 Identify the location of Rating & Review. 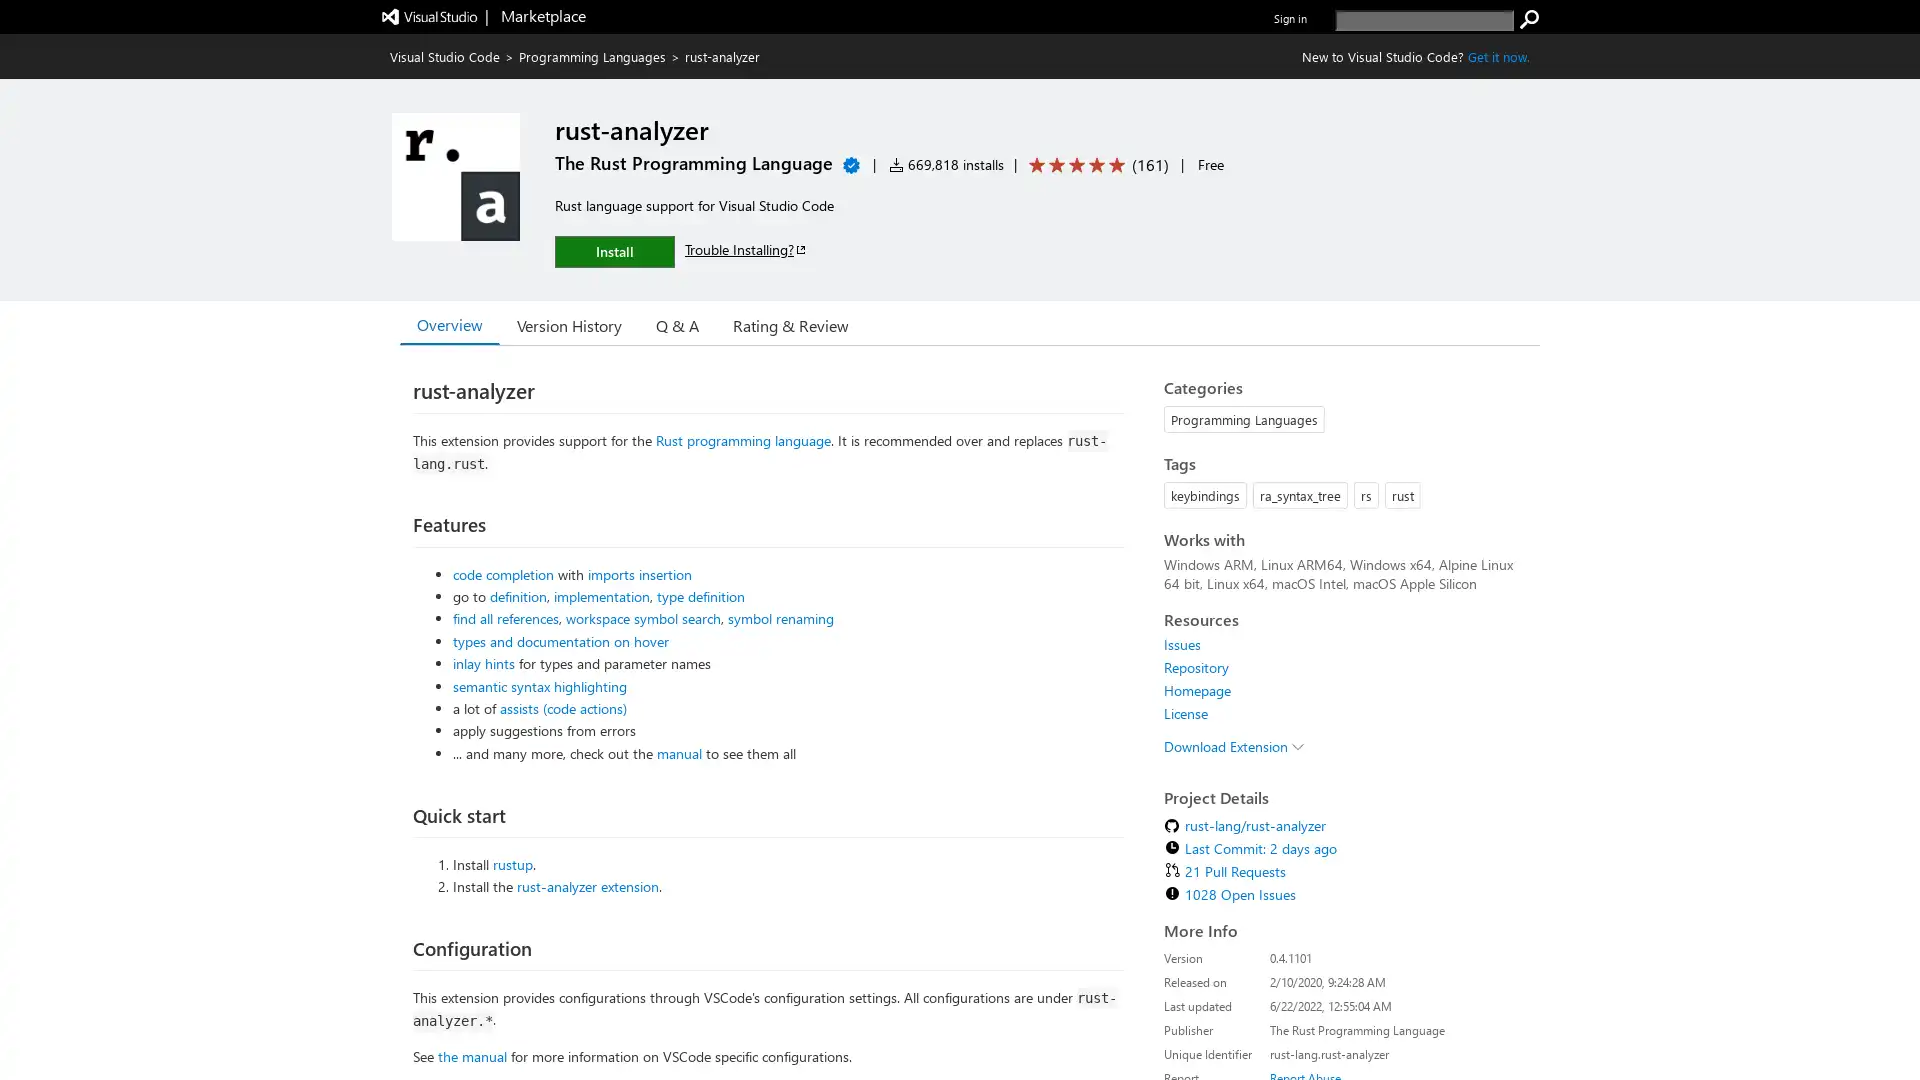
(790, 323).